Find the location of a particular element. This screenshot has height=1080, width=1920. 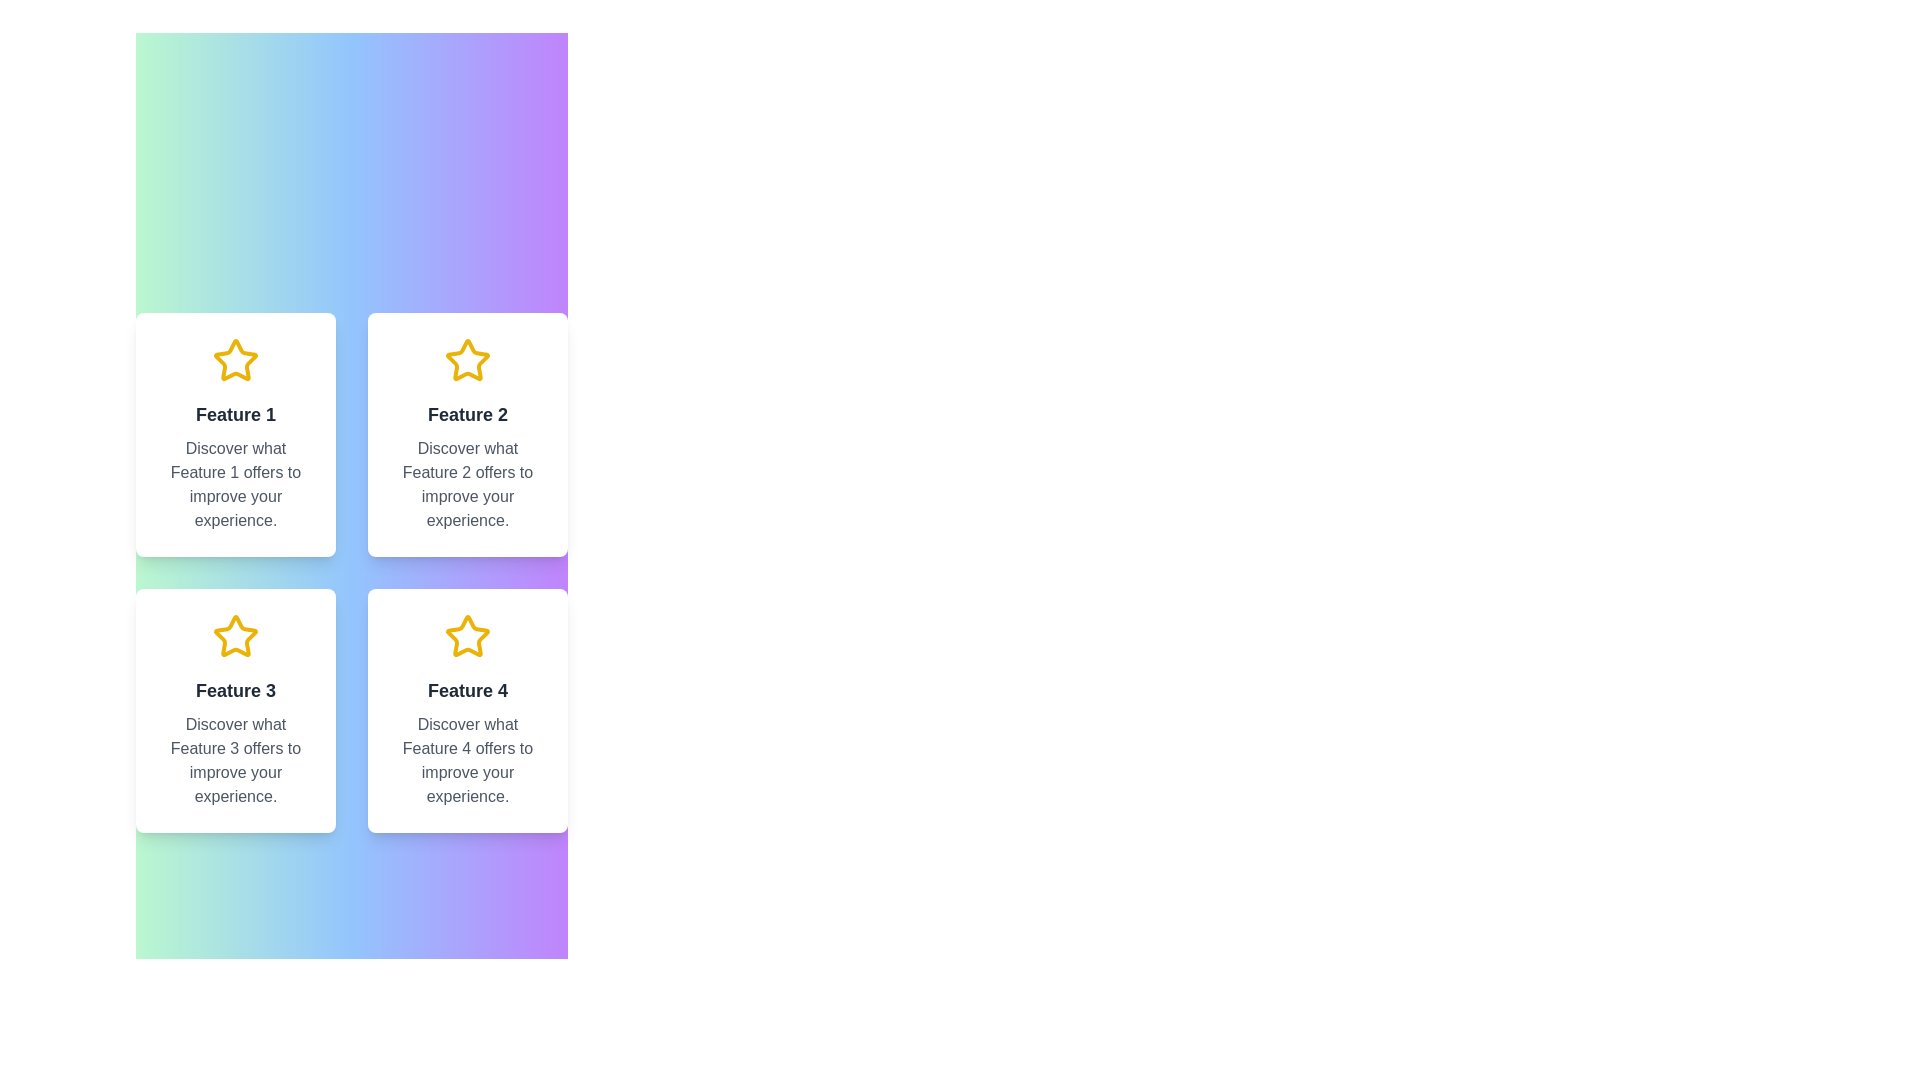

the yellow star icon with a hollow center located in the top-left card of the grid, which is associated with the heading 'Feature 1' is located at coordinates (235, 361).